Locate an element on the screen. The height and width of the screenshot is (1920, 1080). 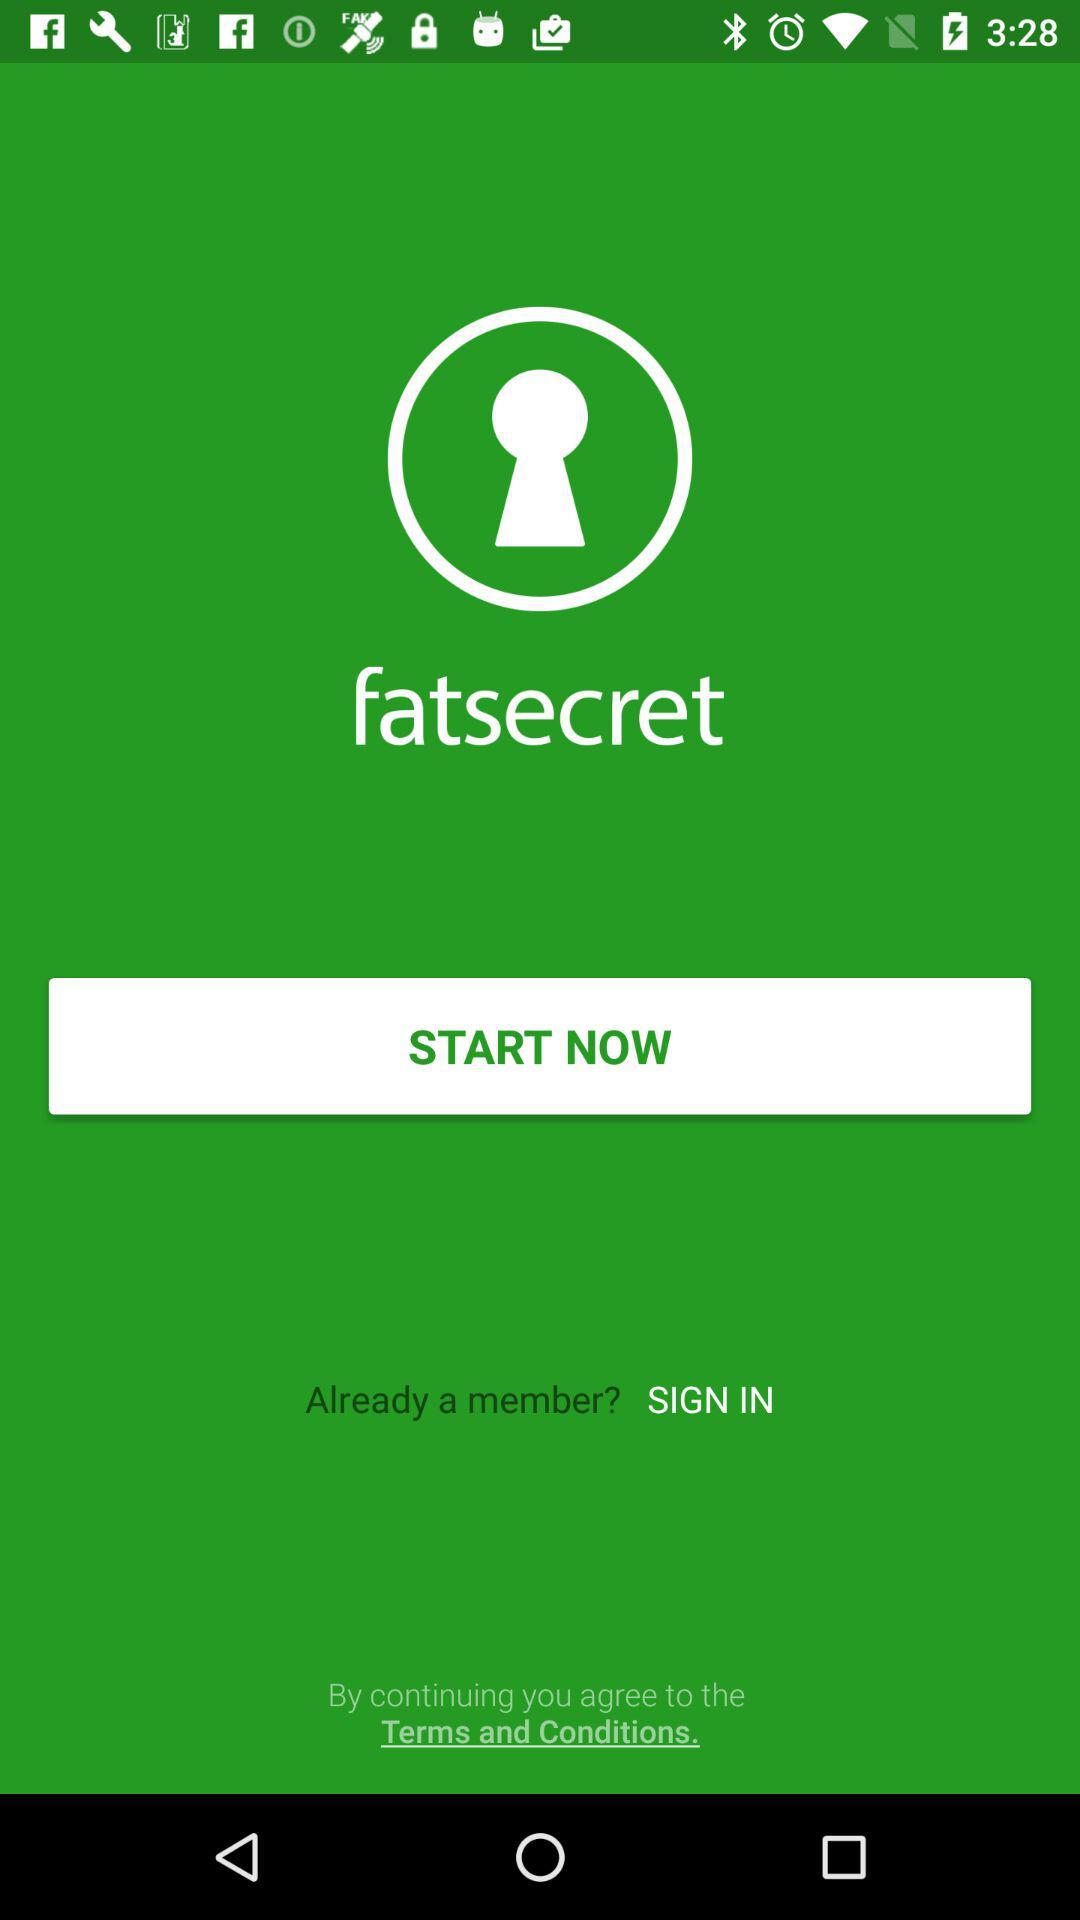
the item above already a member? item is located at coordinates (540, 1045).